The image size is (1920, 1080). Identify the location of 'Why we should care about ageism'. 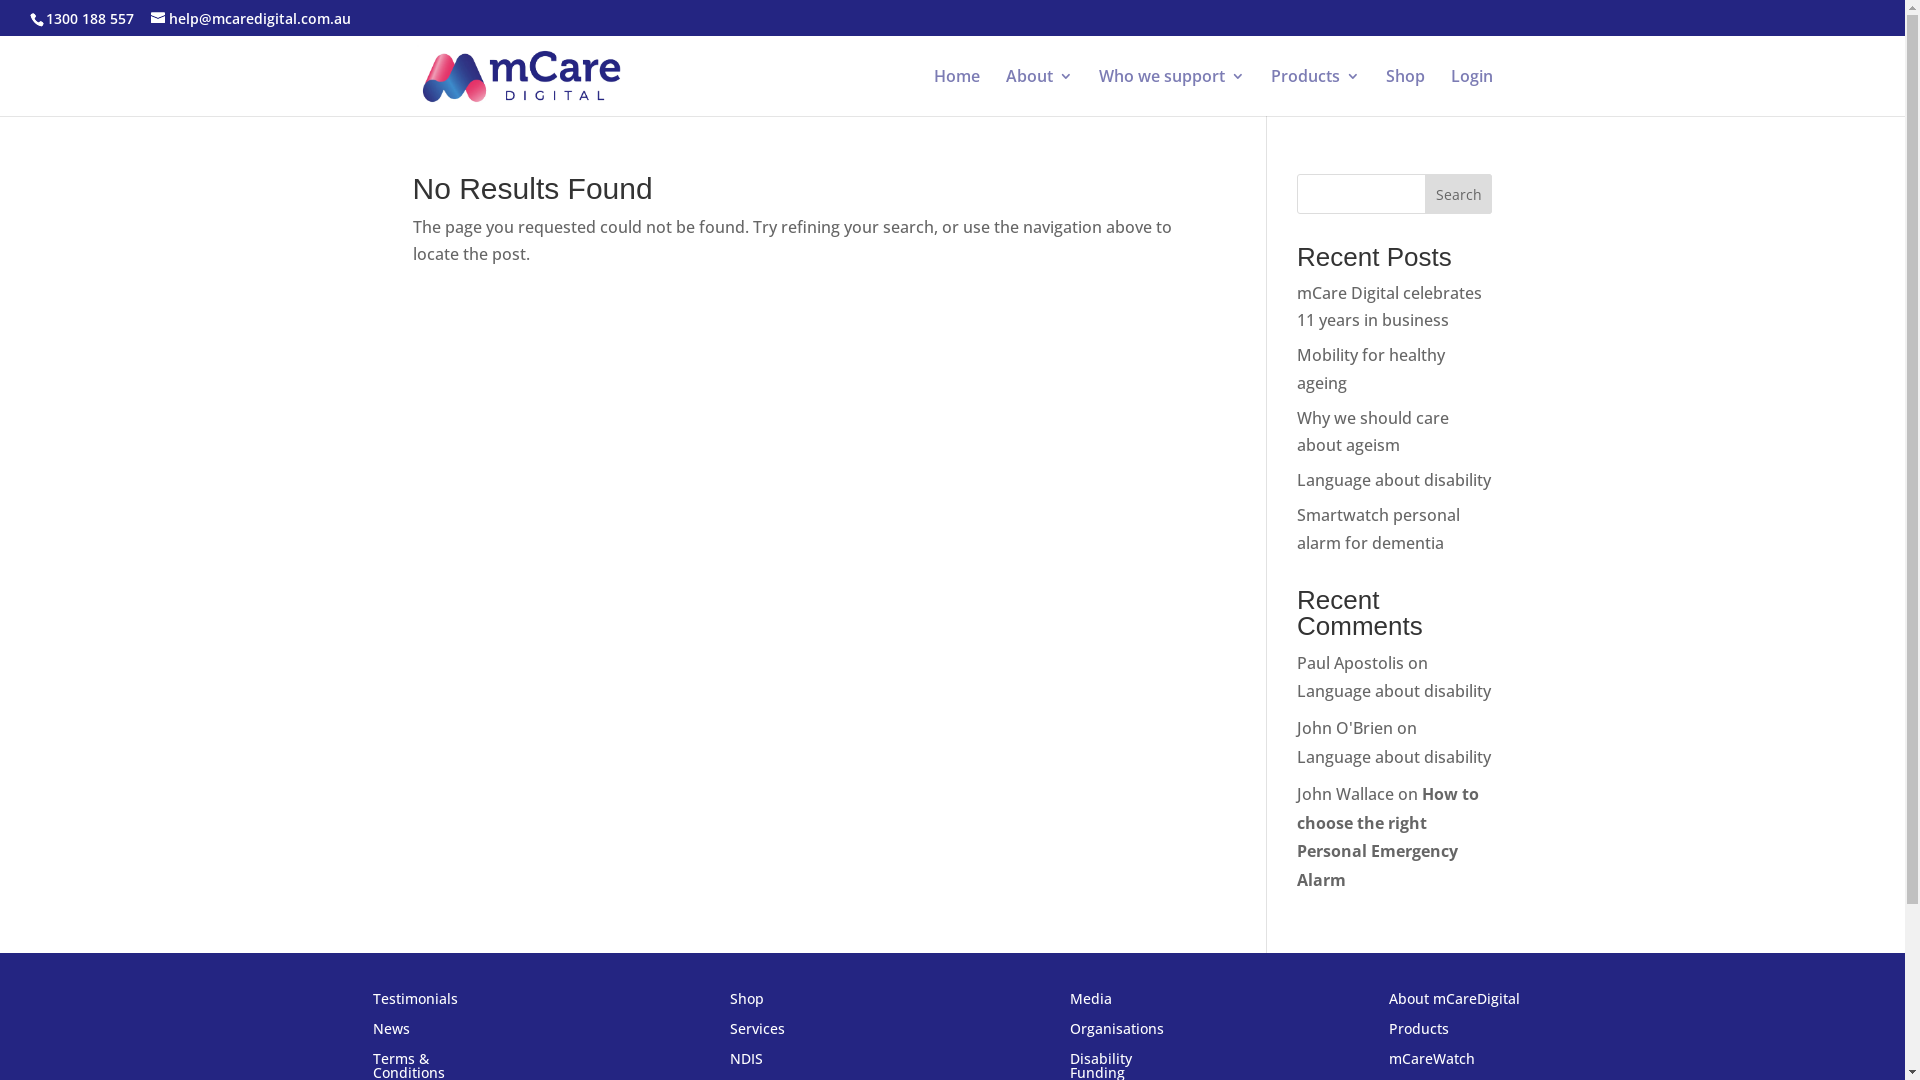
(1296, 430).